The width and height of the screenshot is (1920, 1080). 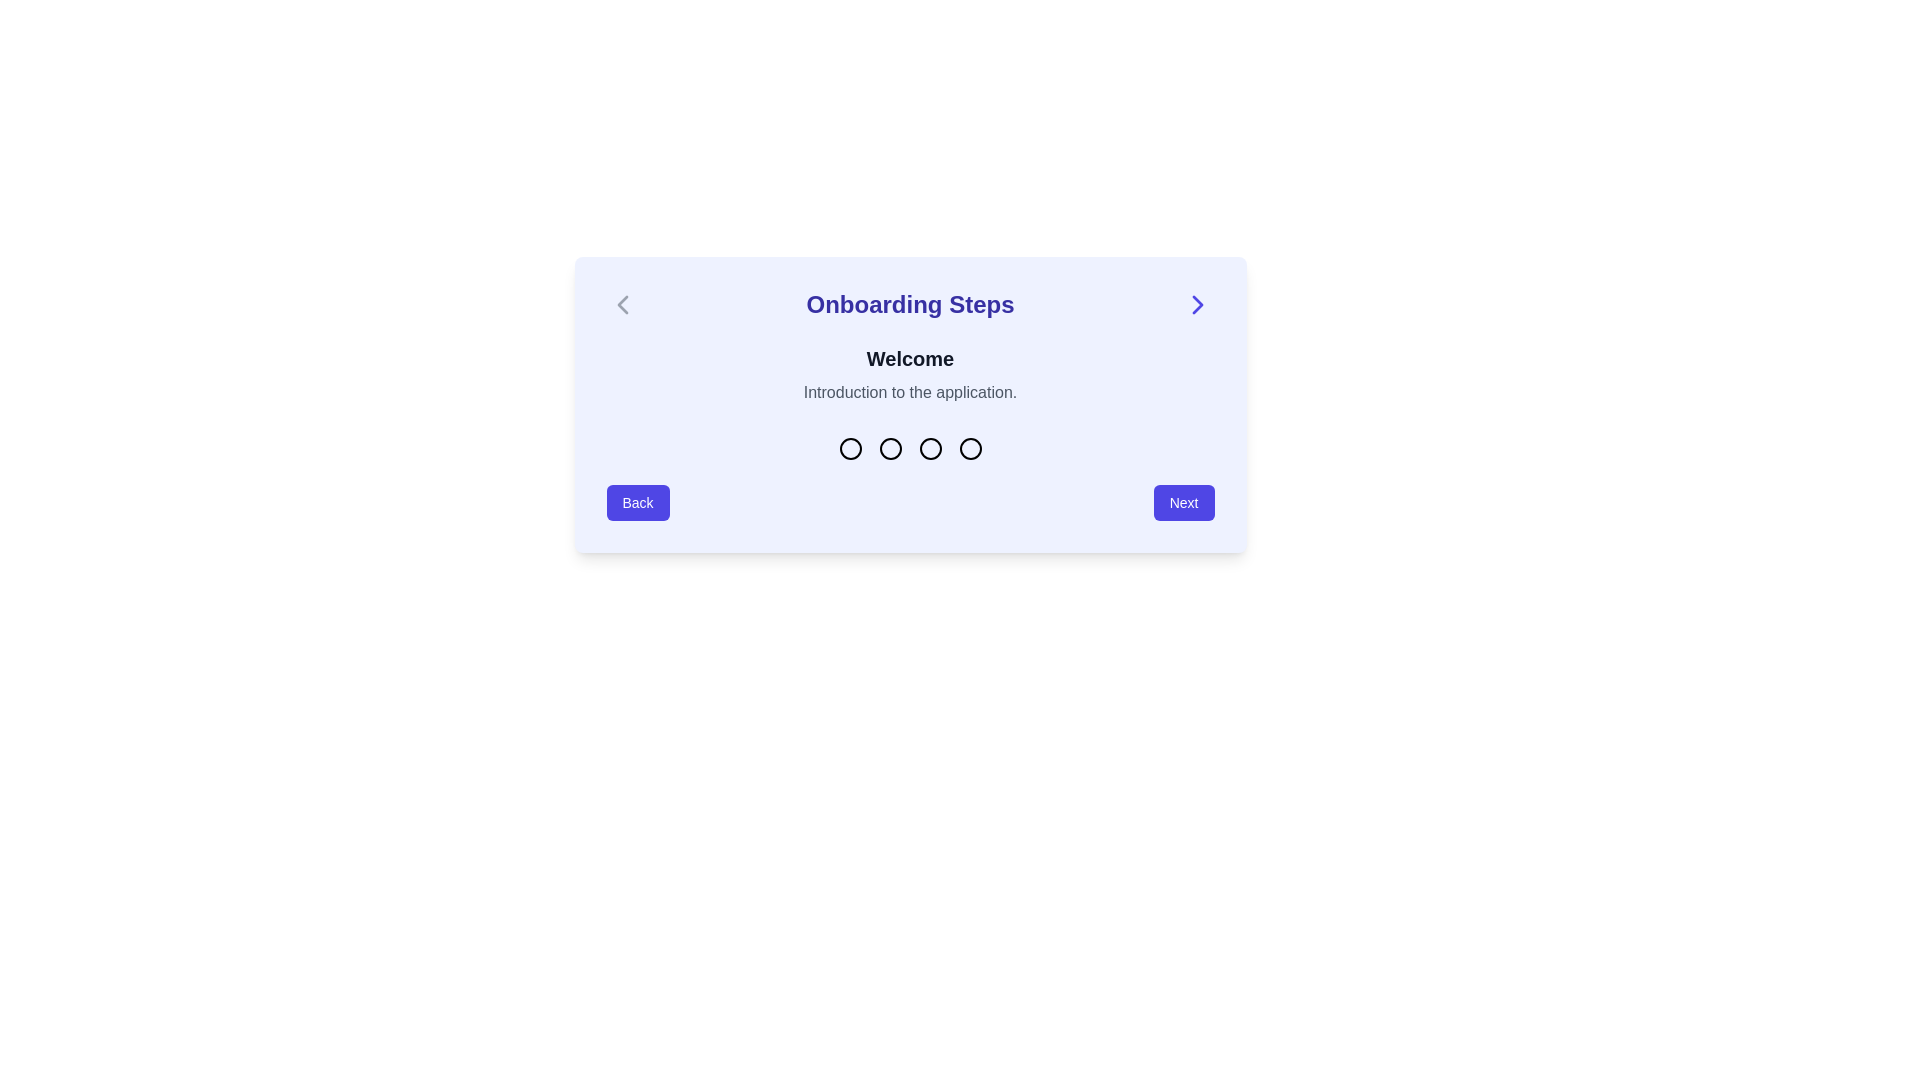 What do you see at coordinates (909, 357) in the screenshot?
I see `the heading text label located at the top-center of the panel, which welcomes users to the application, positioned above the text 'Introduction to the application.'` at bounding box center [909, 357].